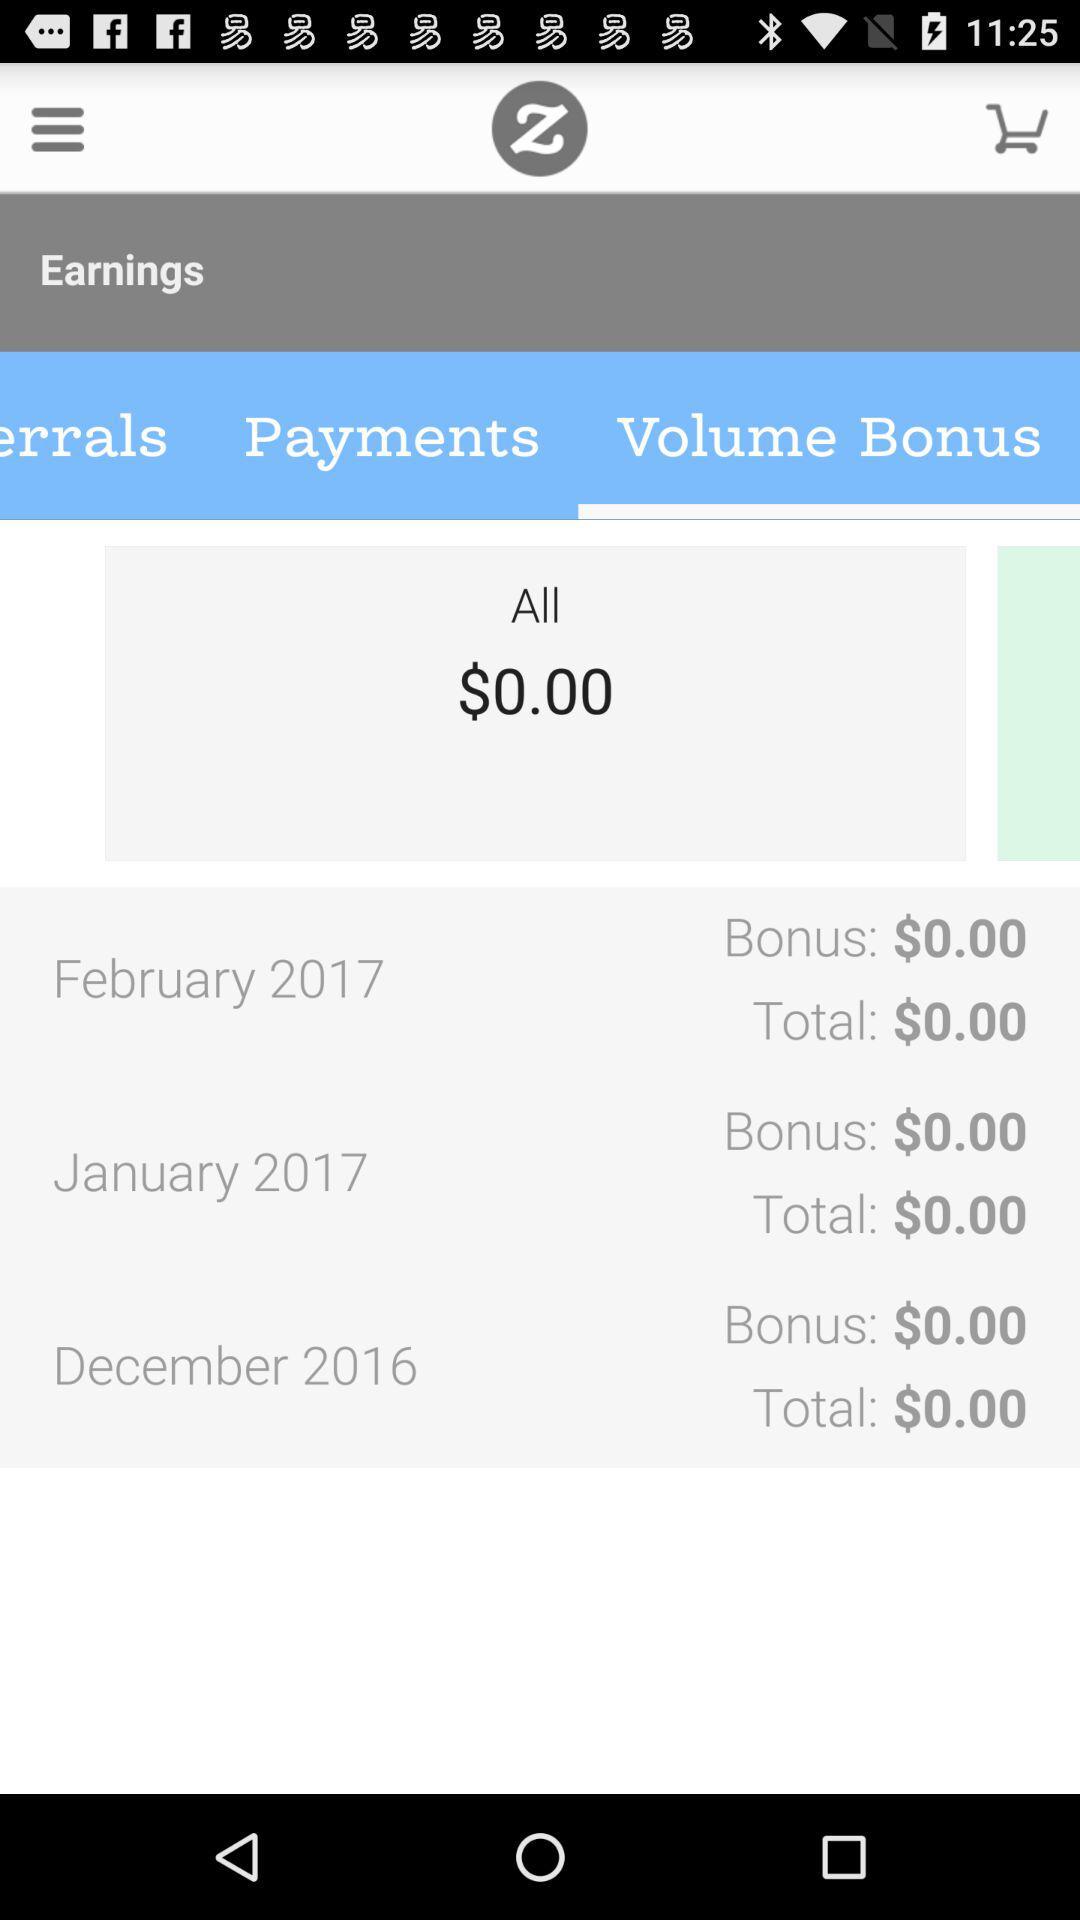 The height and width of the screenshot is (1920, 1080). What do you see at coordinates (56, 136) in the screenshot?
I see `the menu icon` at bounding box center [56, 136].